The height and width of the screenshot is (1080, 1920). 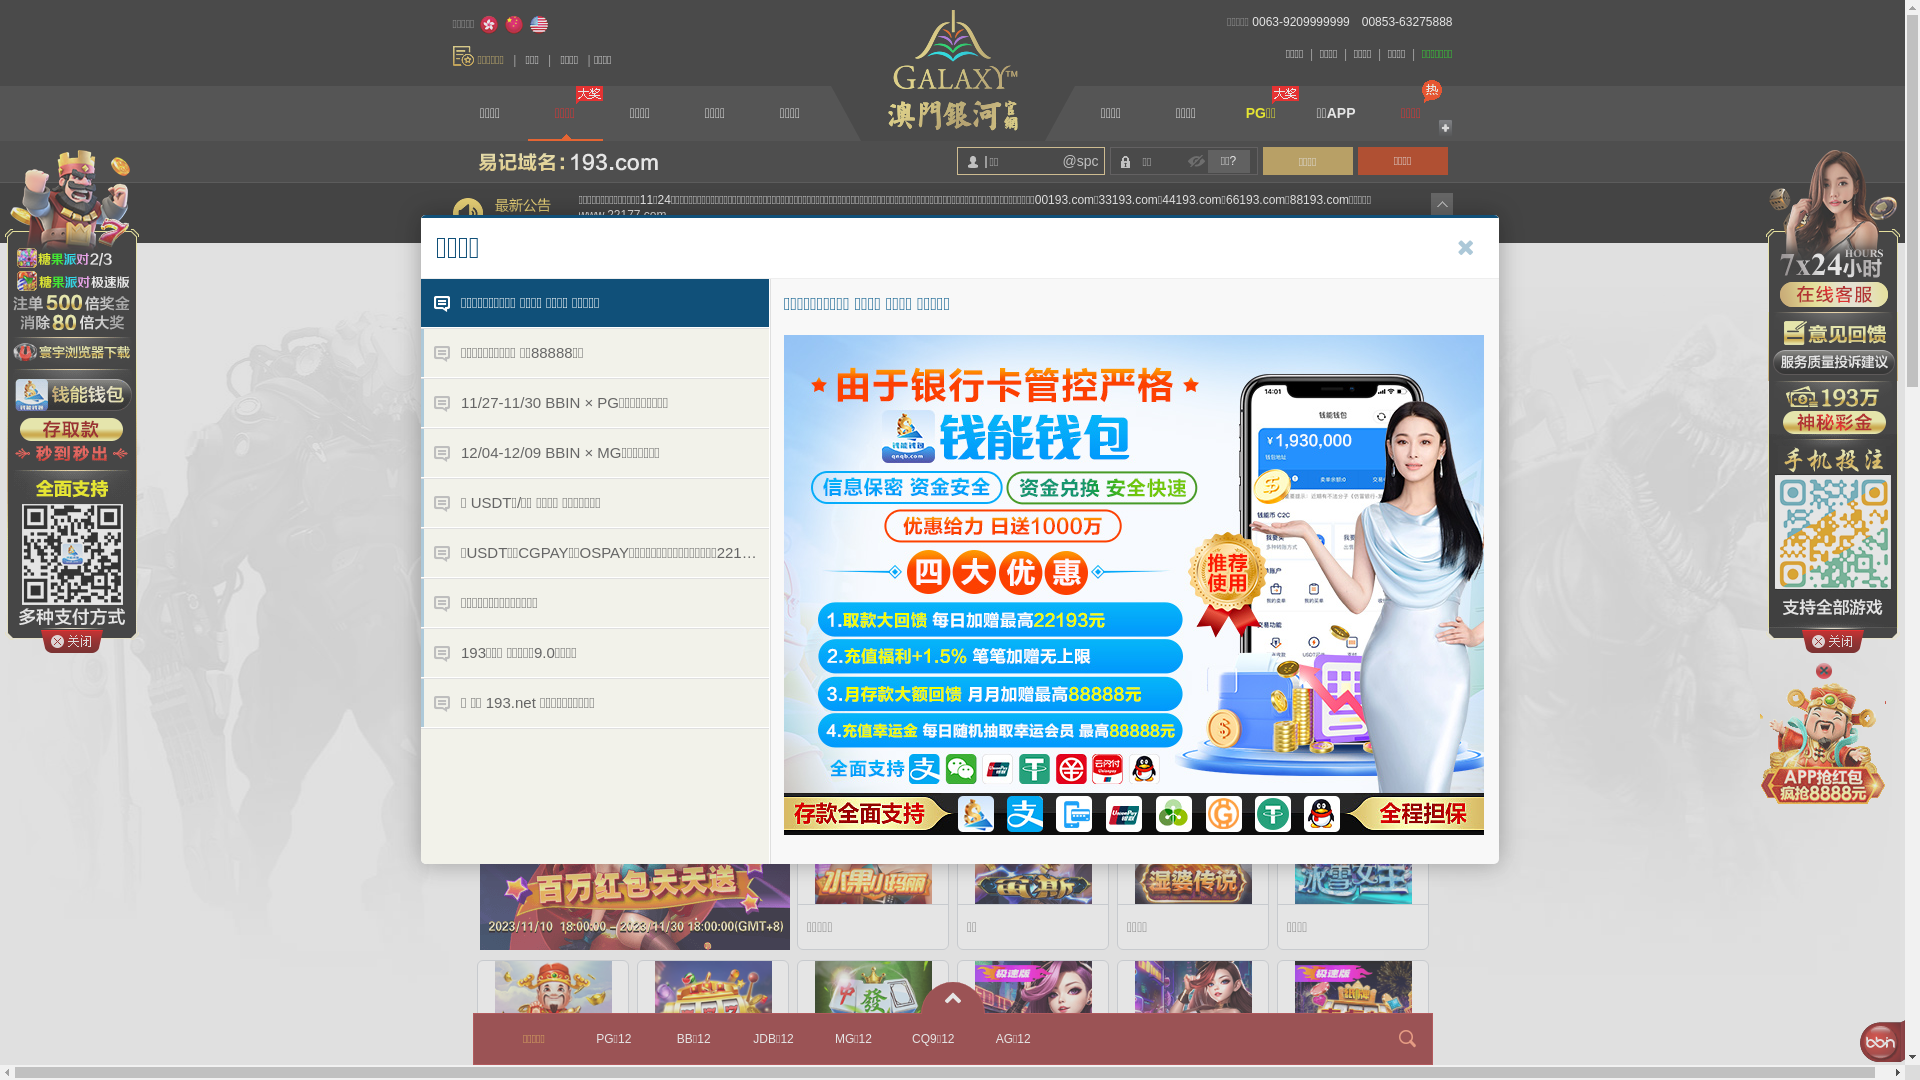 I want to click on 'English', so click(x=528, y=24).